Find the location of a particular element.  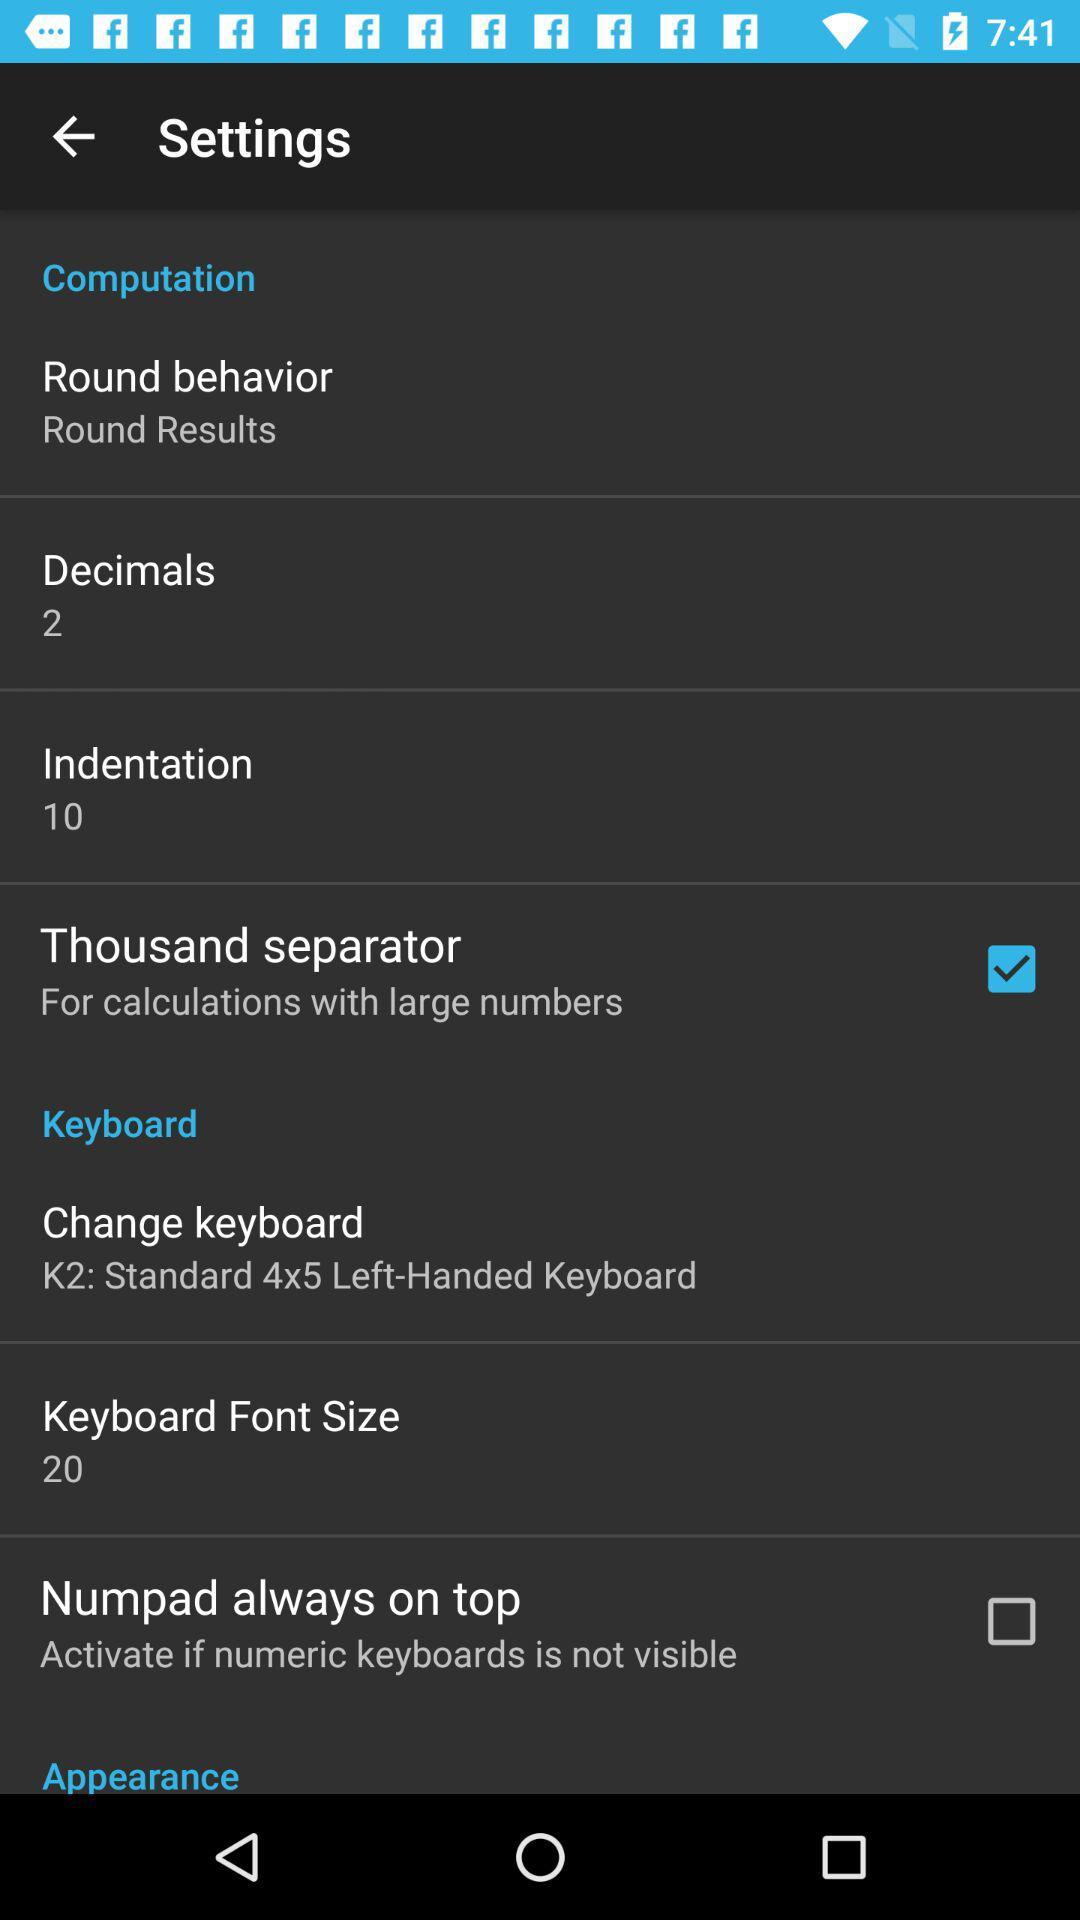

the app below the thousand separator item is located at coordinates (330, 1000).